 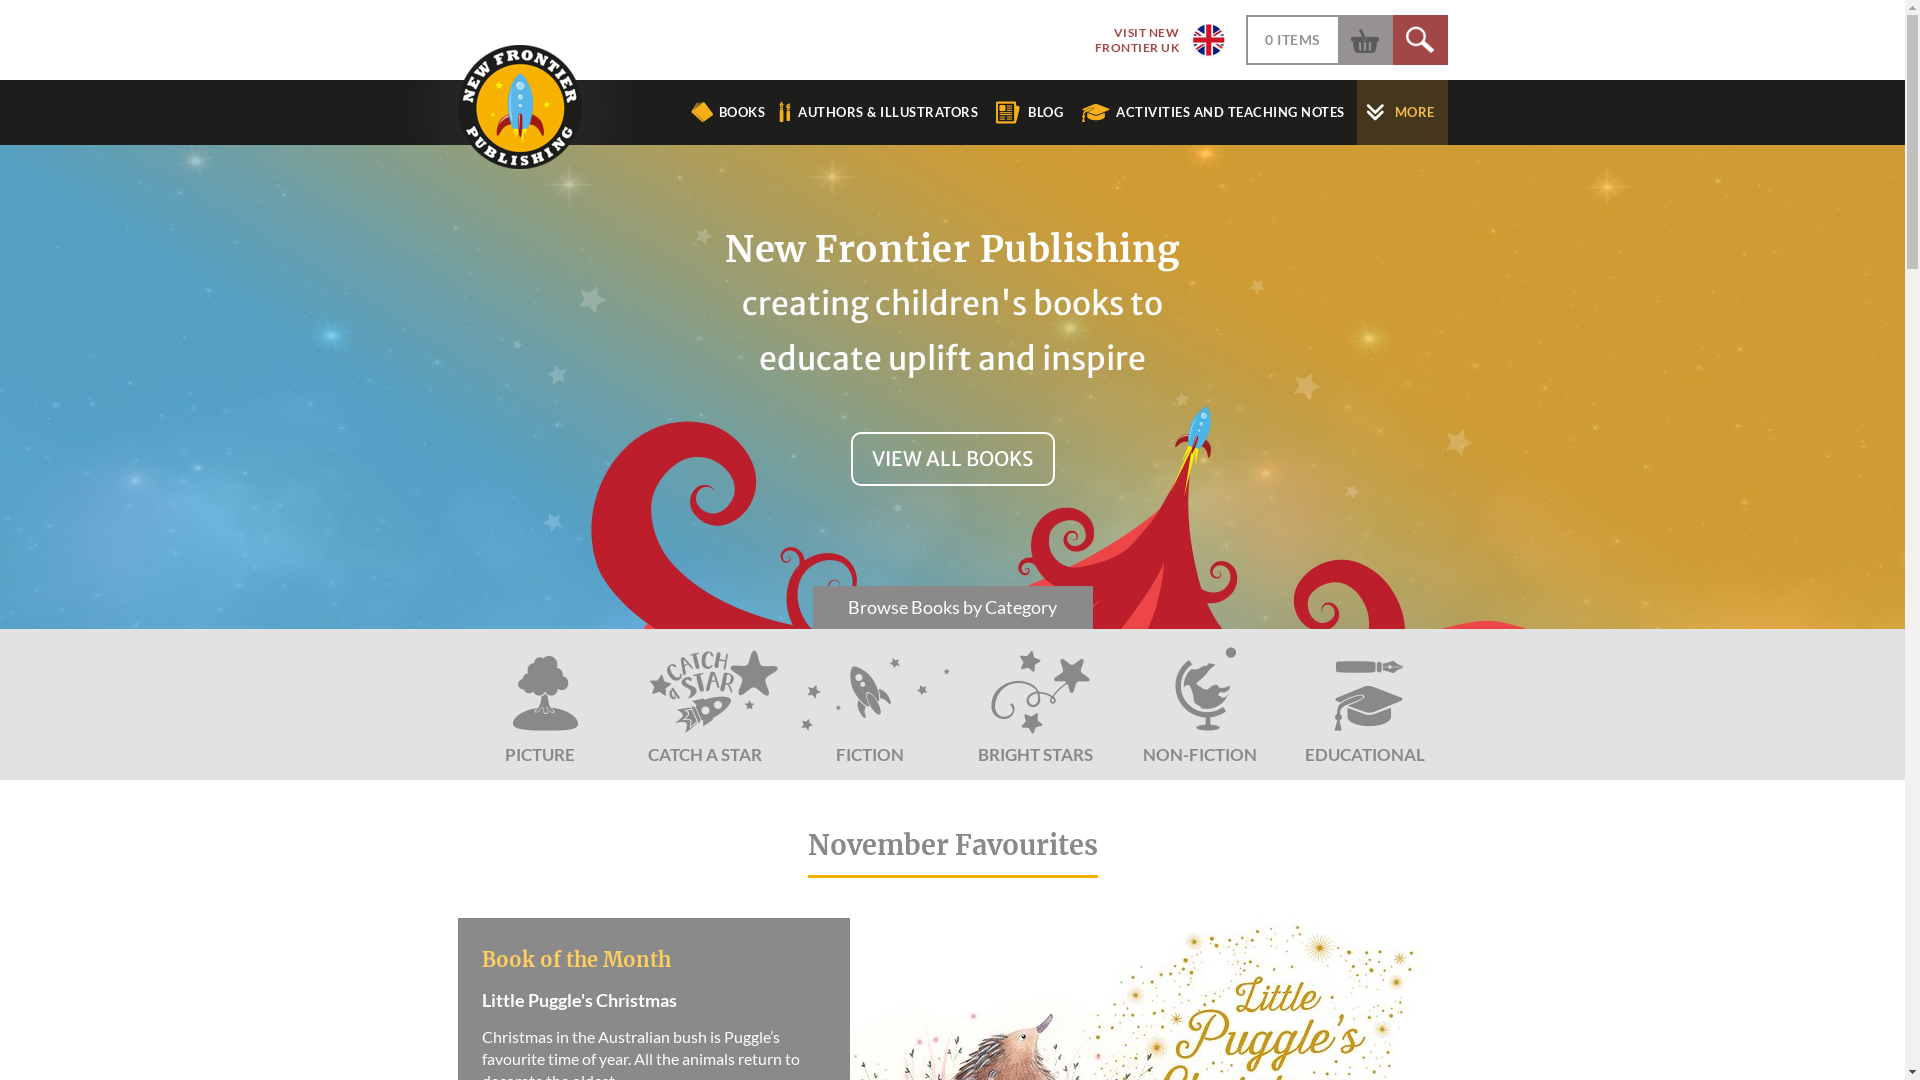 What do you see at coordinates (870, 703) in the screenshot?
I see `'FICTION'` at bounding box center [870, 703].